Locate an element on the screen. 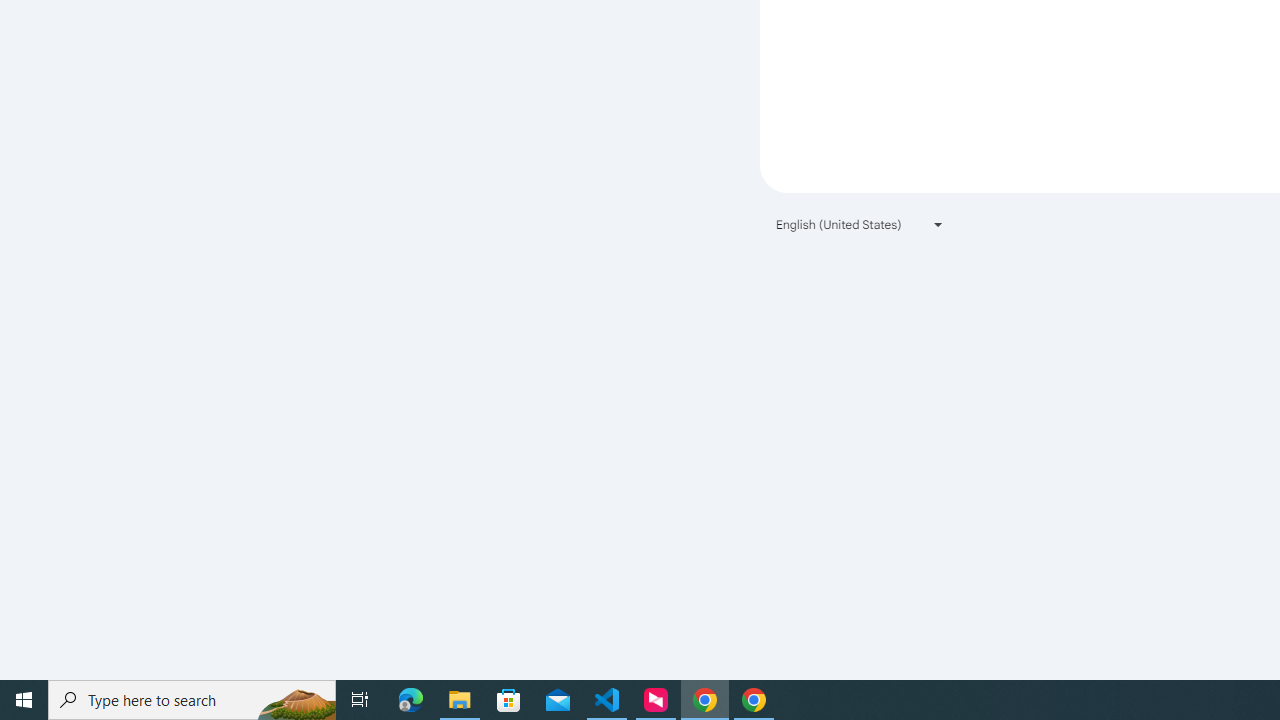 The height and width of the screenshot is (720, 1280). 'English (United States)' is located at coordinates (860, 224).